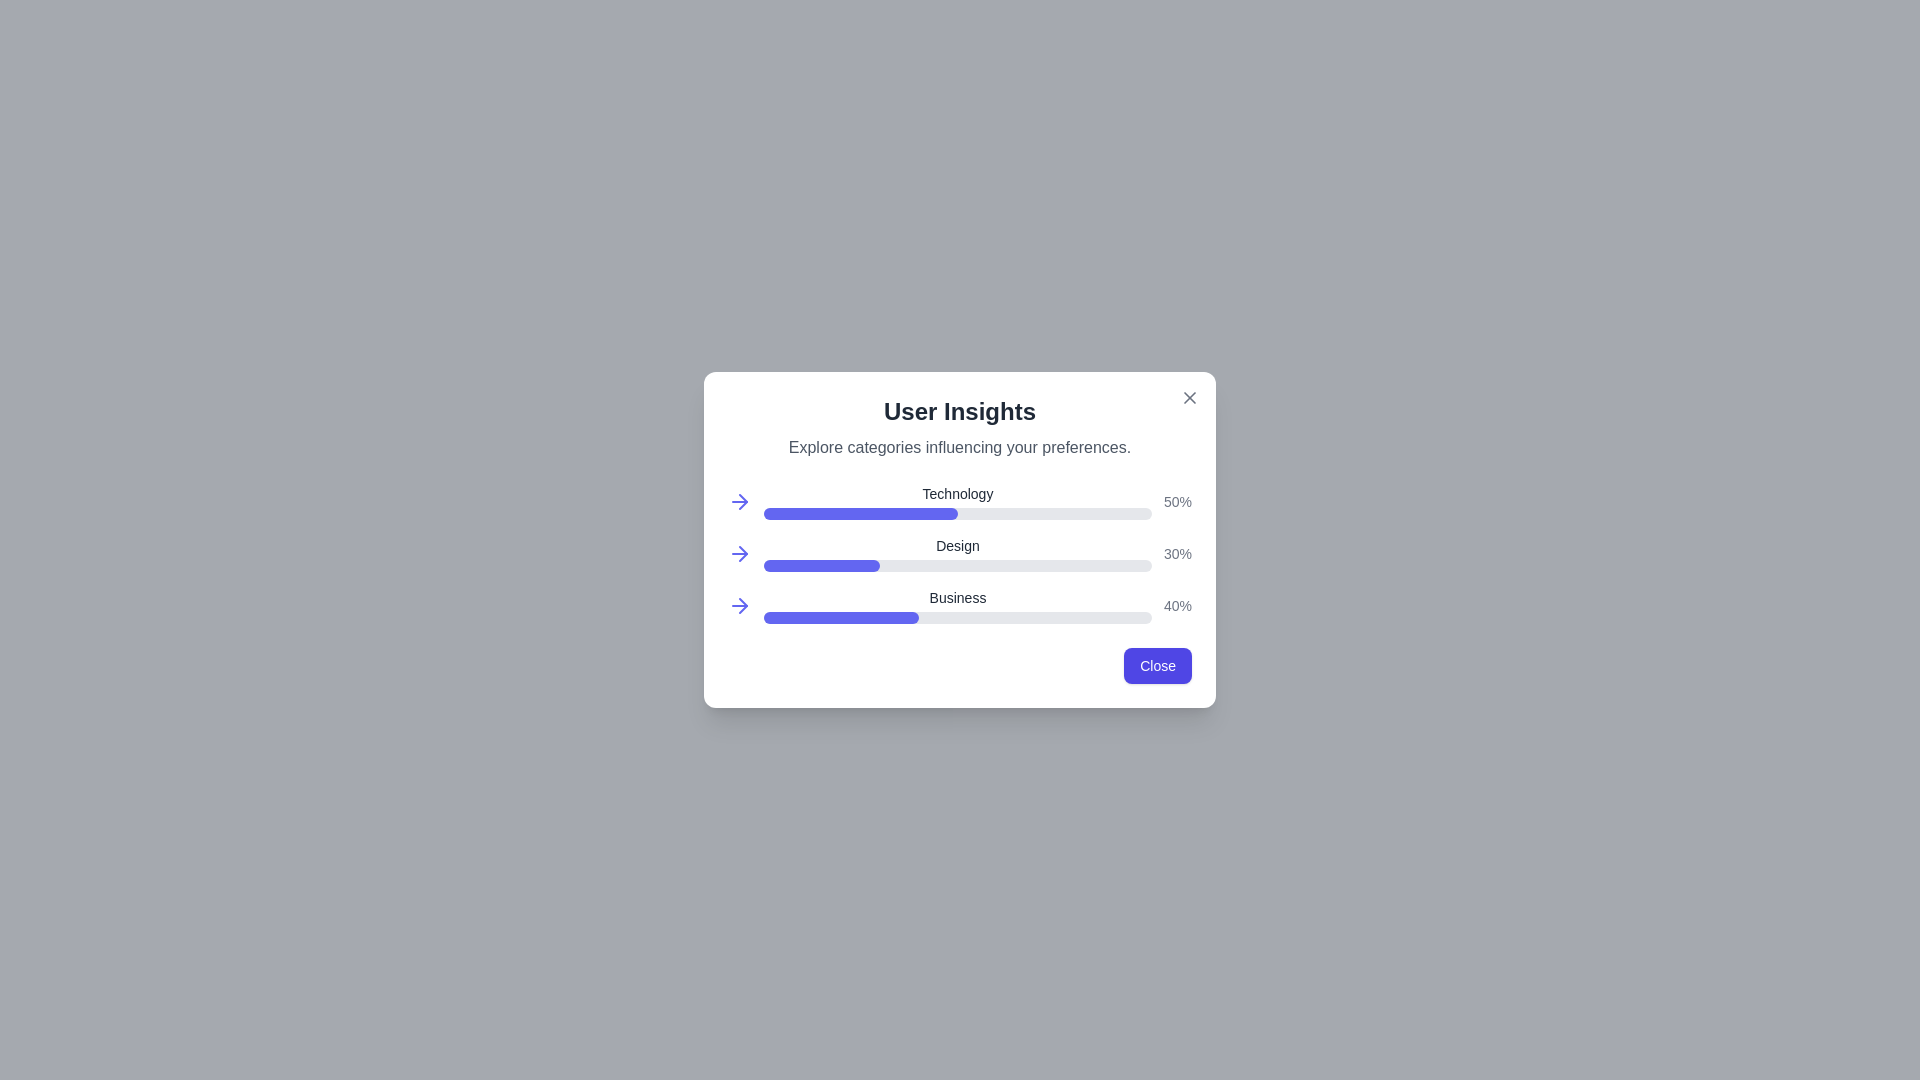 The width and height of the screenshot is (1920, 1080). Describe the element at coordinates (821, 554) in the screenshot. I see `the progress bar for Design to view details` at that location.